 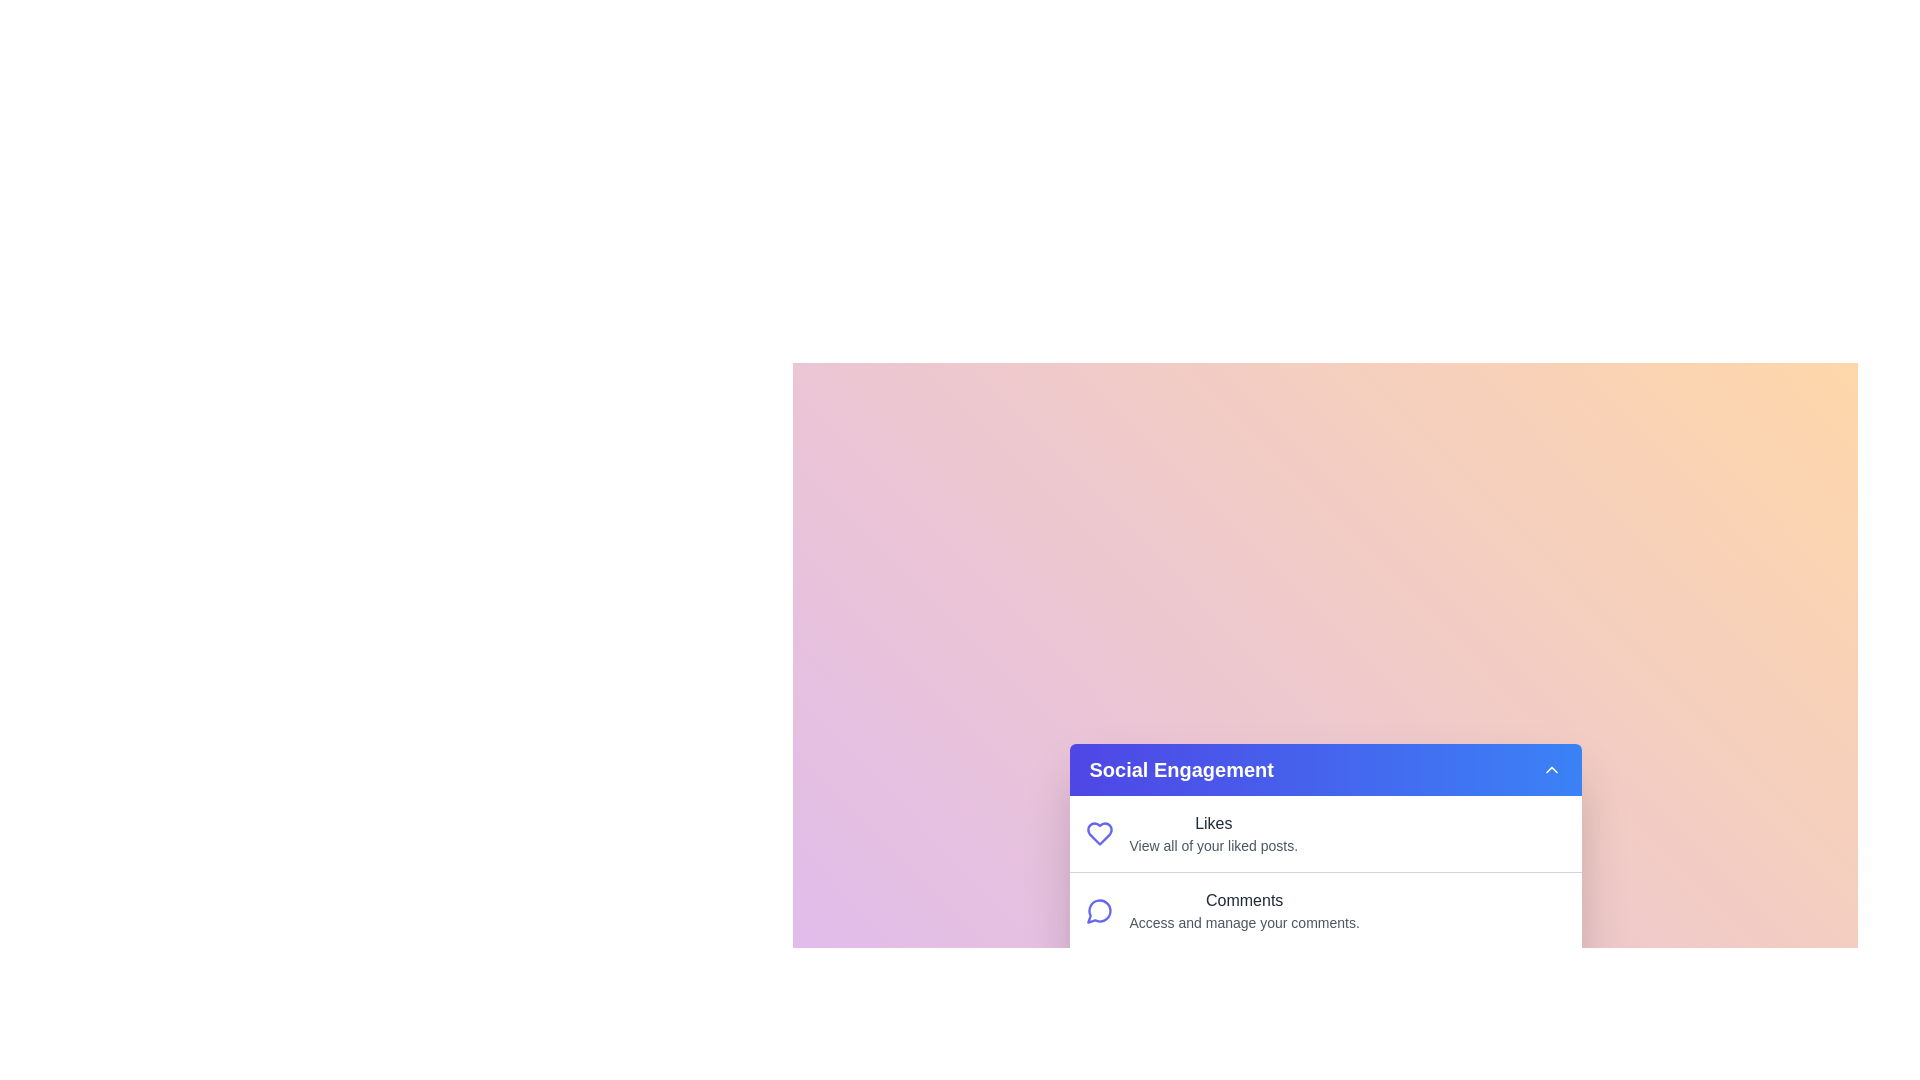 What do you see at coordinates (1129, 812) in the screenshot?
I see `the menu item to highlight its description` at bounding box center [1129, 812].